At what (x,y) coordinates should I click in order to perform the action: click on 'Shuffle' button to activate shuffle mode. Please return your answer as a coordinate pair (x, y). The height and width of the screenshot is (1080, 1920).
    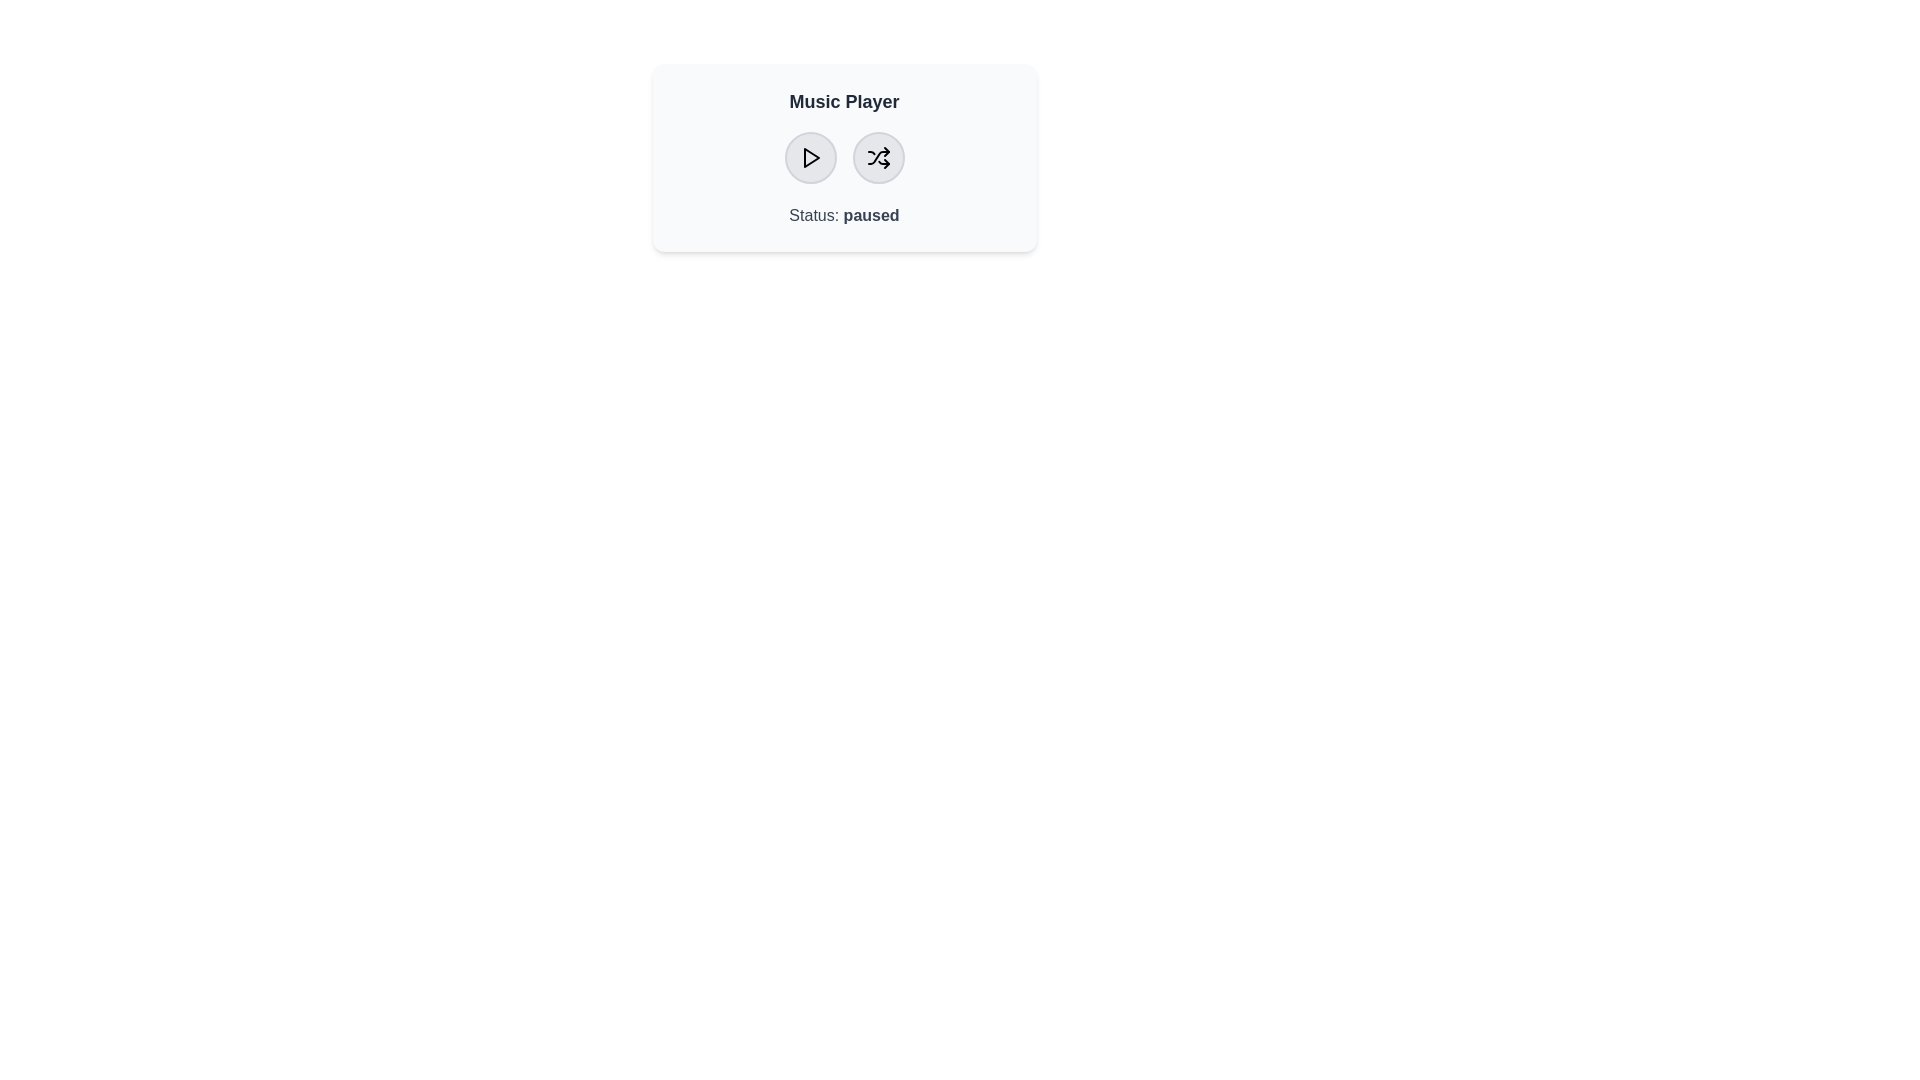
    Looking at the image, I should click on (878, 157).